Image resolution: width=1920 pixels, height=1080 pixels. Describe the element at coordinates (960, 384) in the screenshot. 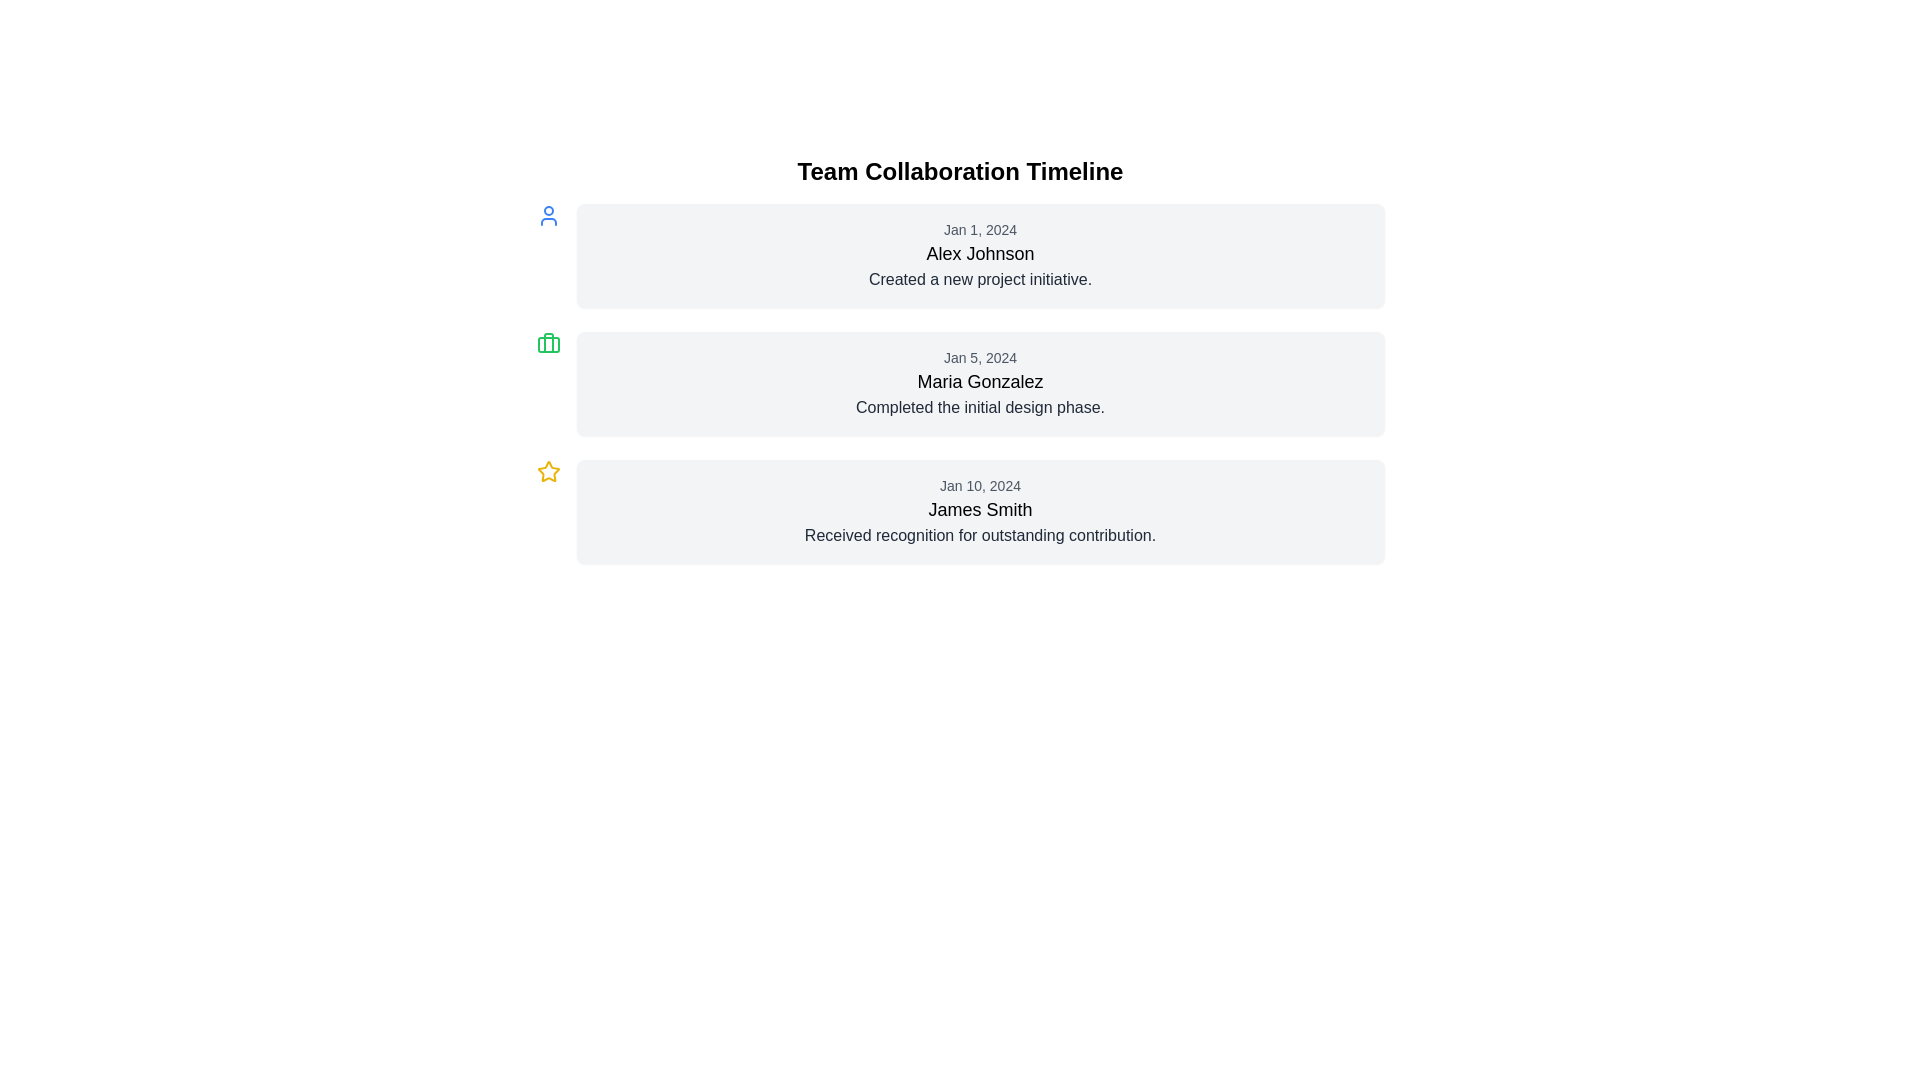

I see `the second Timeline Entry, which has a light gray background, rounded corners, and contains a date, name, and description` at that location.